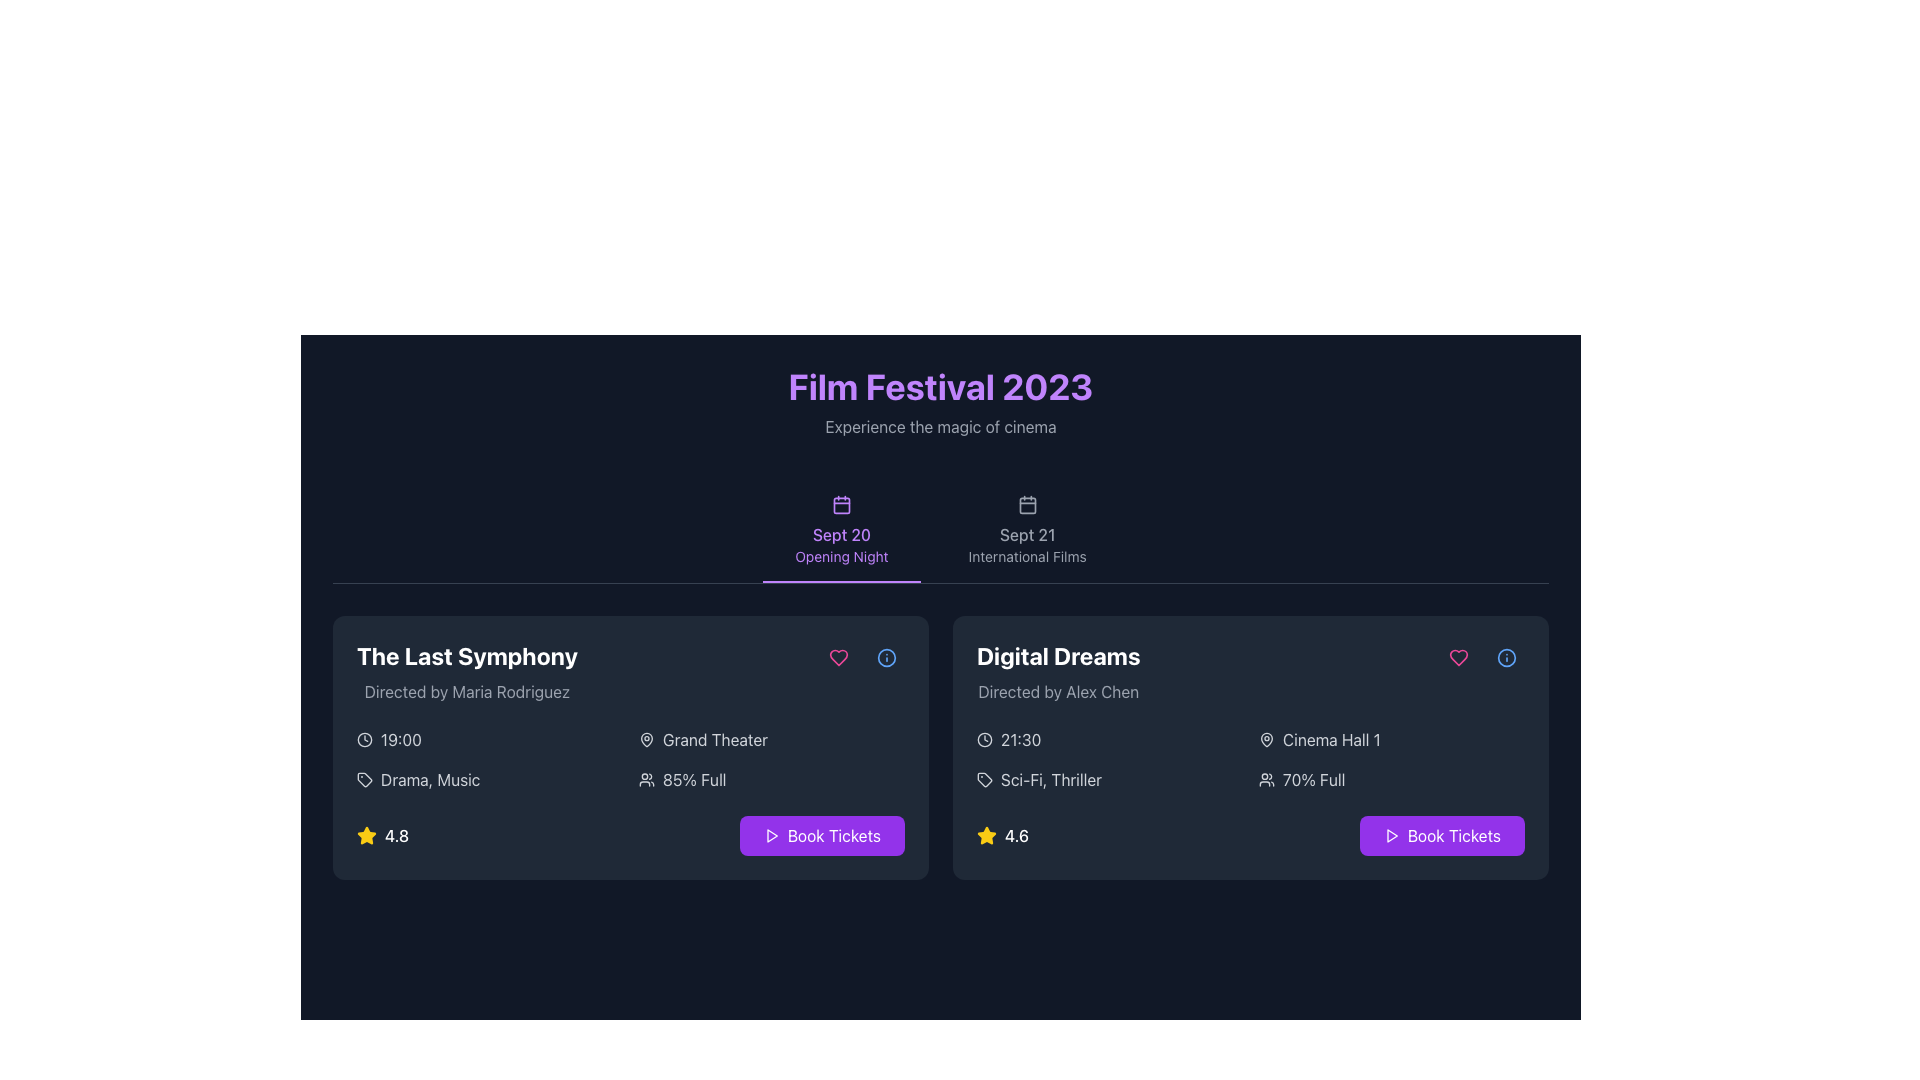 The image size is (1920, 1080). What do you see at coordinates (1266, 739) in the screenshot?
I see `the icon representing 'Cinema Hall 1' located in the middle right section of the 'Digital Dreams' card` at bounding box center [1266, 739].